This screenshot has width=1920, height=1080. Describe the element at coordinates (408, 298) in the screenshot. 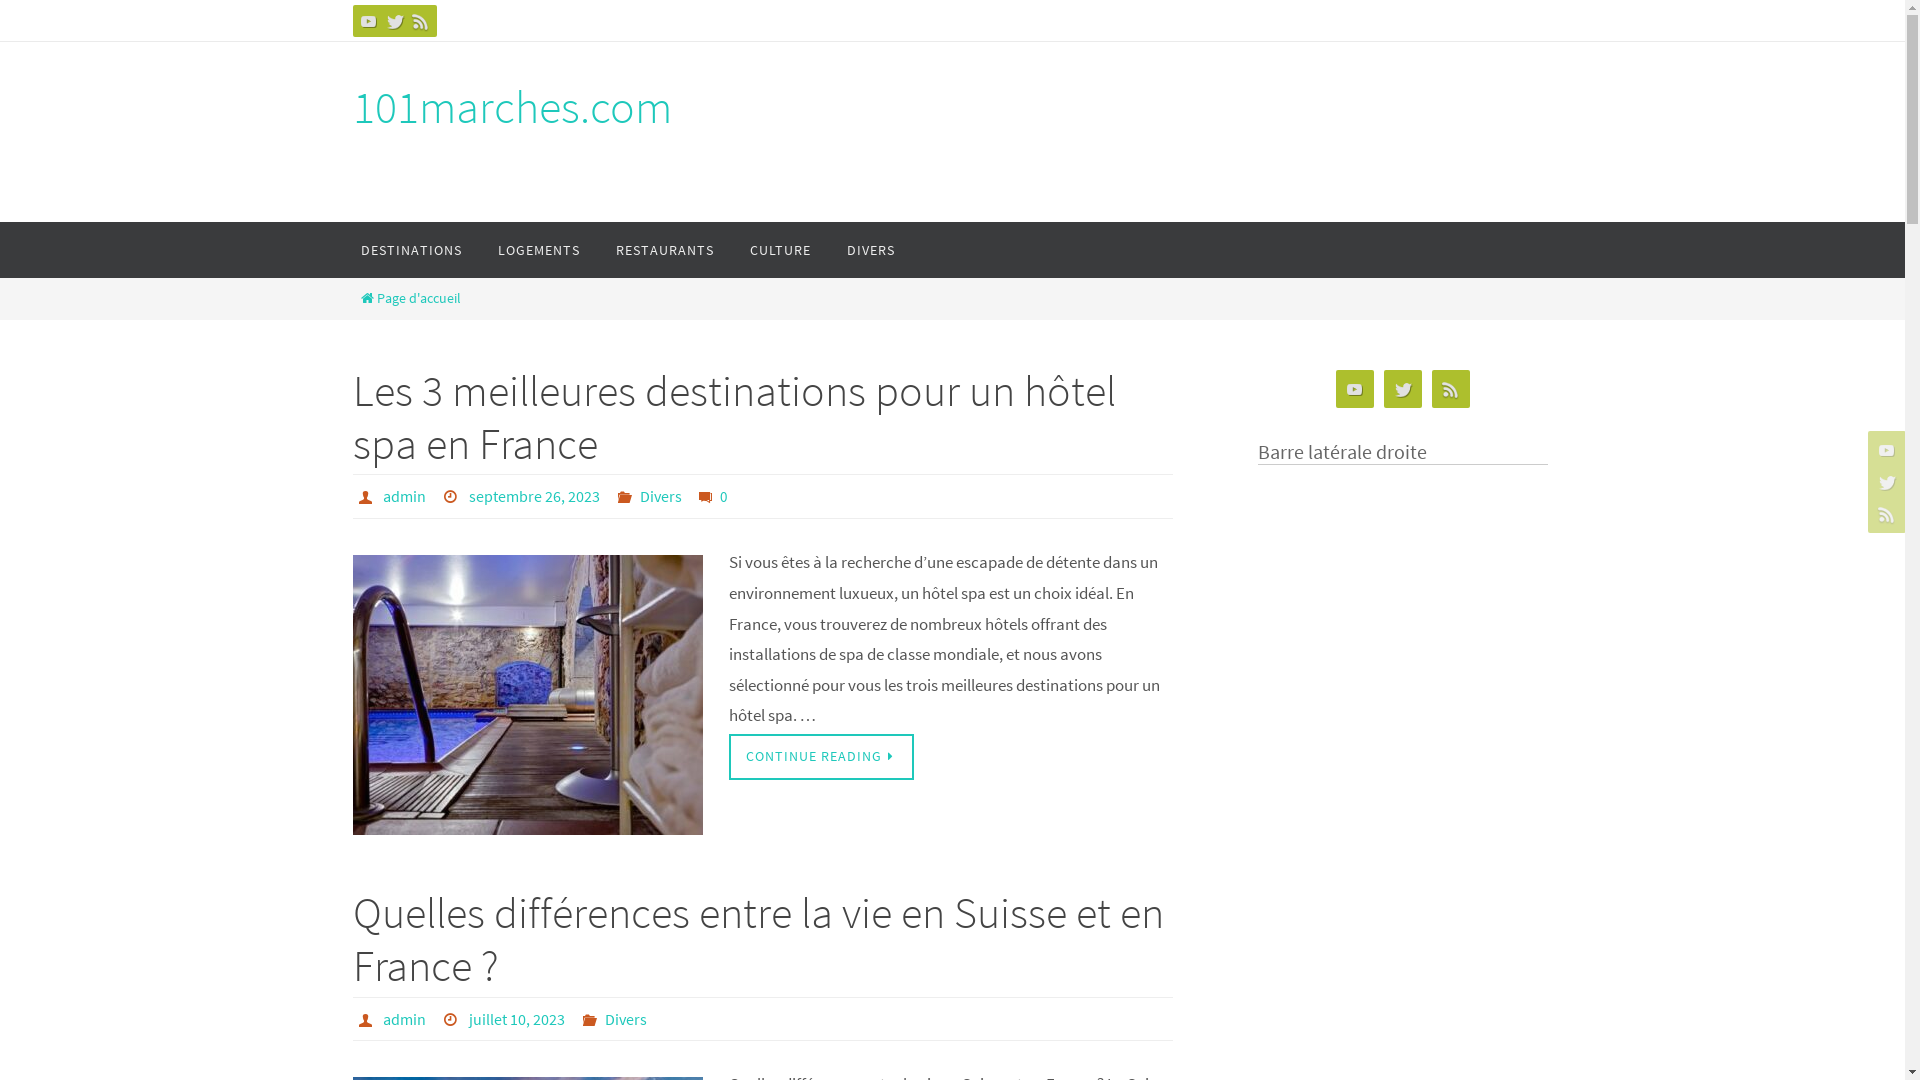

I see `'Page d'accueil'` at that location.